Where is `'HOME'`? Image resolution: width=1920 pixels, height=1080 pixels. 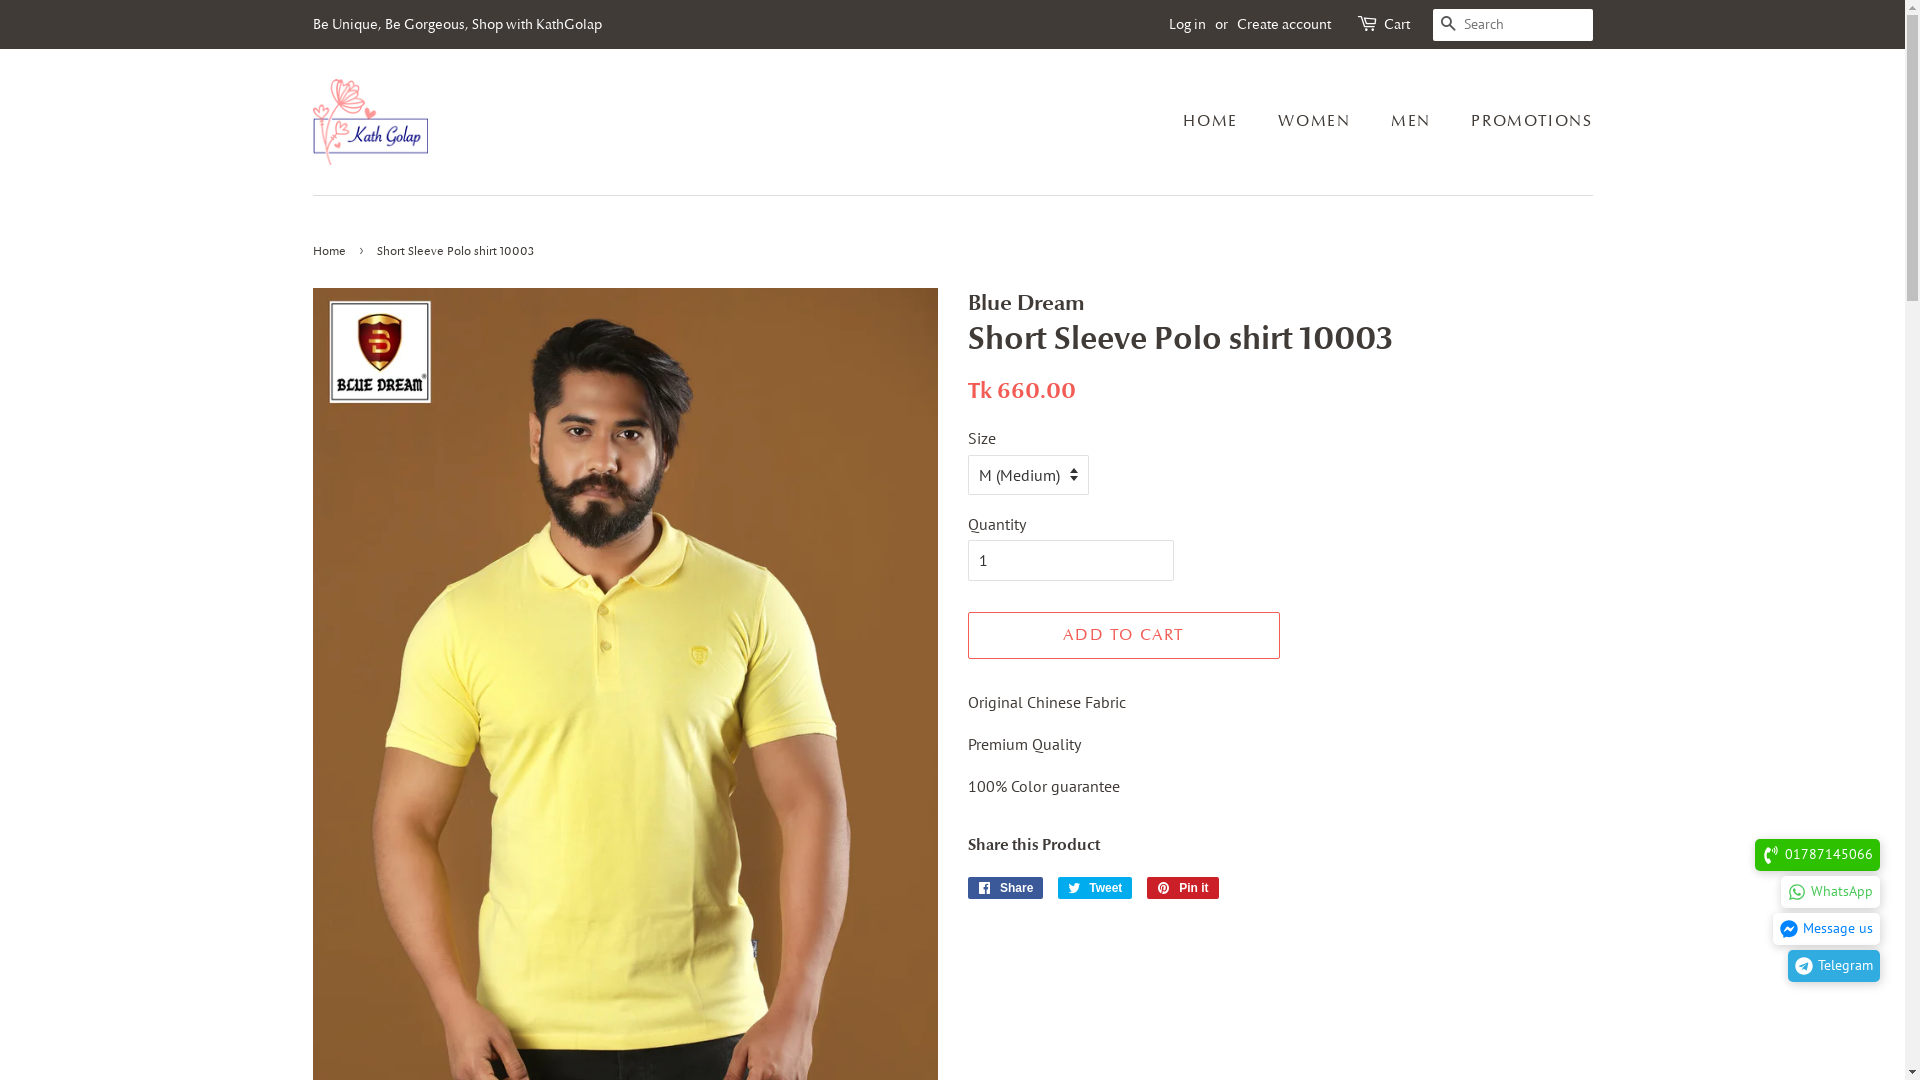
'HOME' is located at coordinates (1182, 121).